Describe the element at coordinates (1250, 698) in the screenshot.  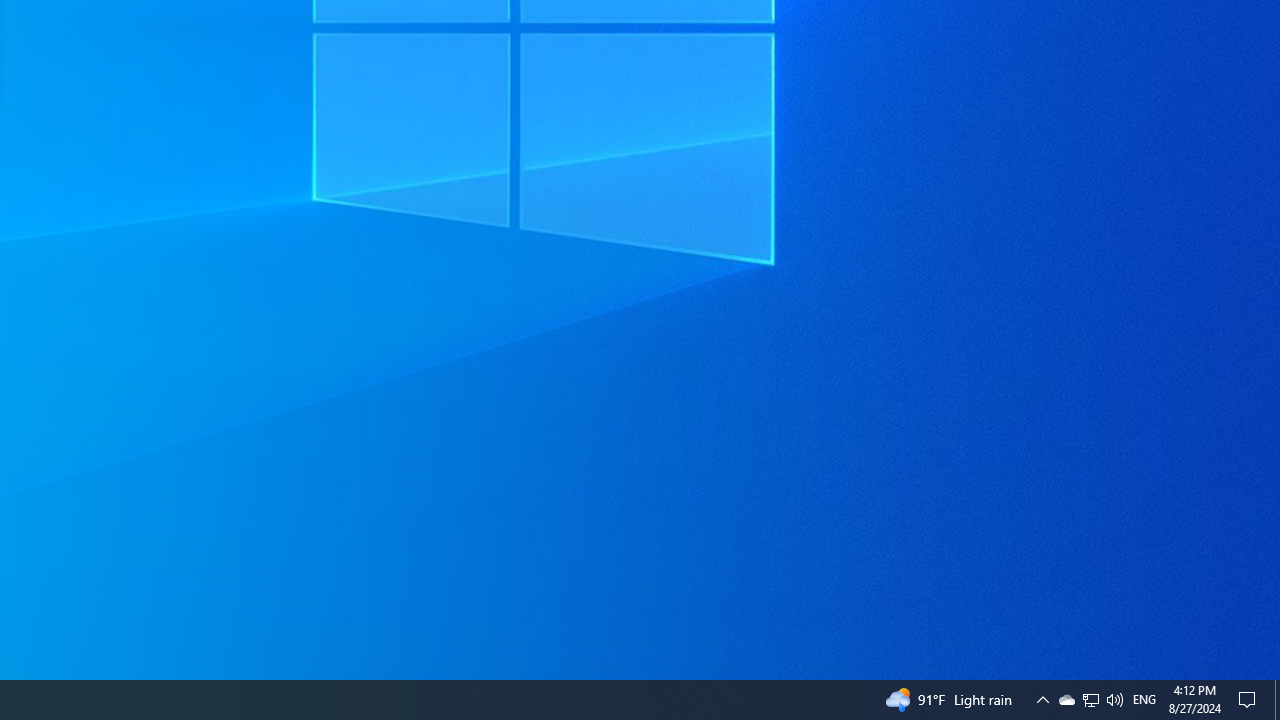
I see `'Action Center, No new notifications'` at that location.